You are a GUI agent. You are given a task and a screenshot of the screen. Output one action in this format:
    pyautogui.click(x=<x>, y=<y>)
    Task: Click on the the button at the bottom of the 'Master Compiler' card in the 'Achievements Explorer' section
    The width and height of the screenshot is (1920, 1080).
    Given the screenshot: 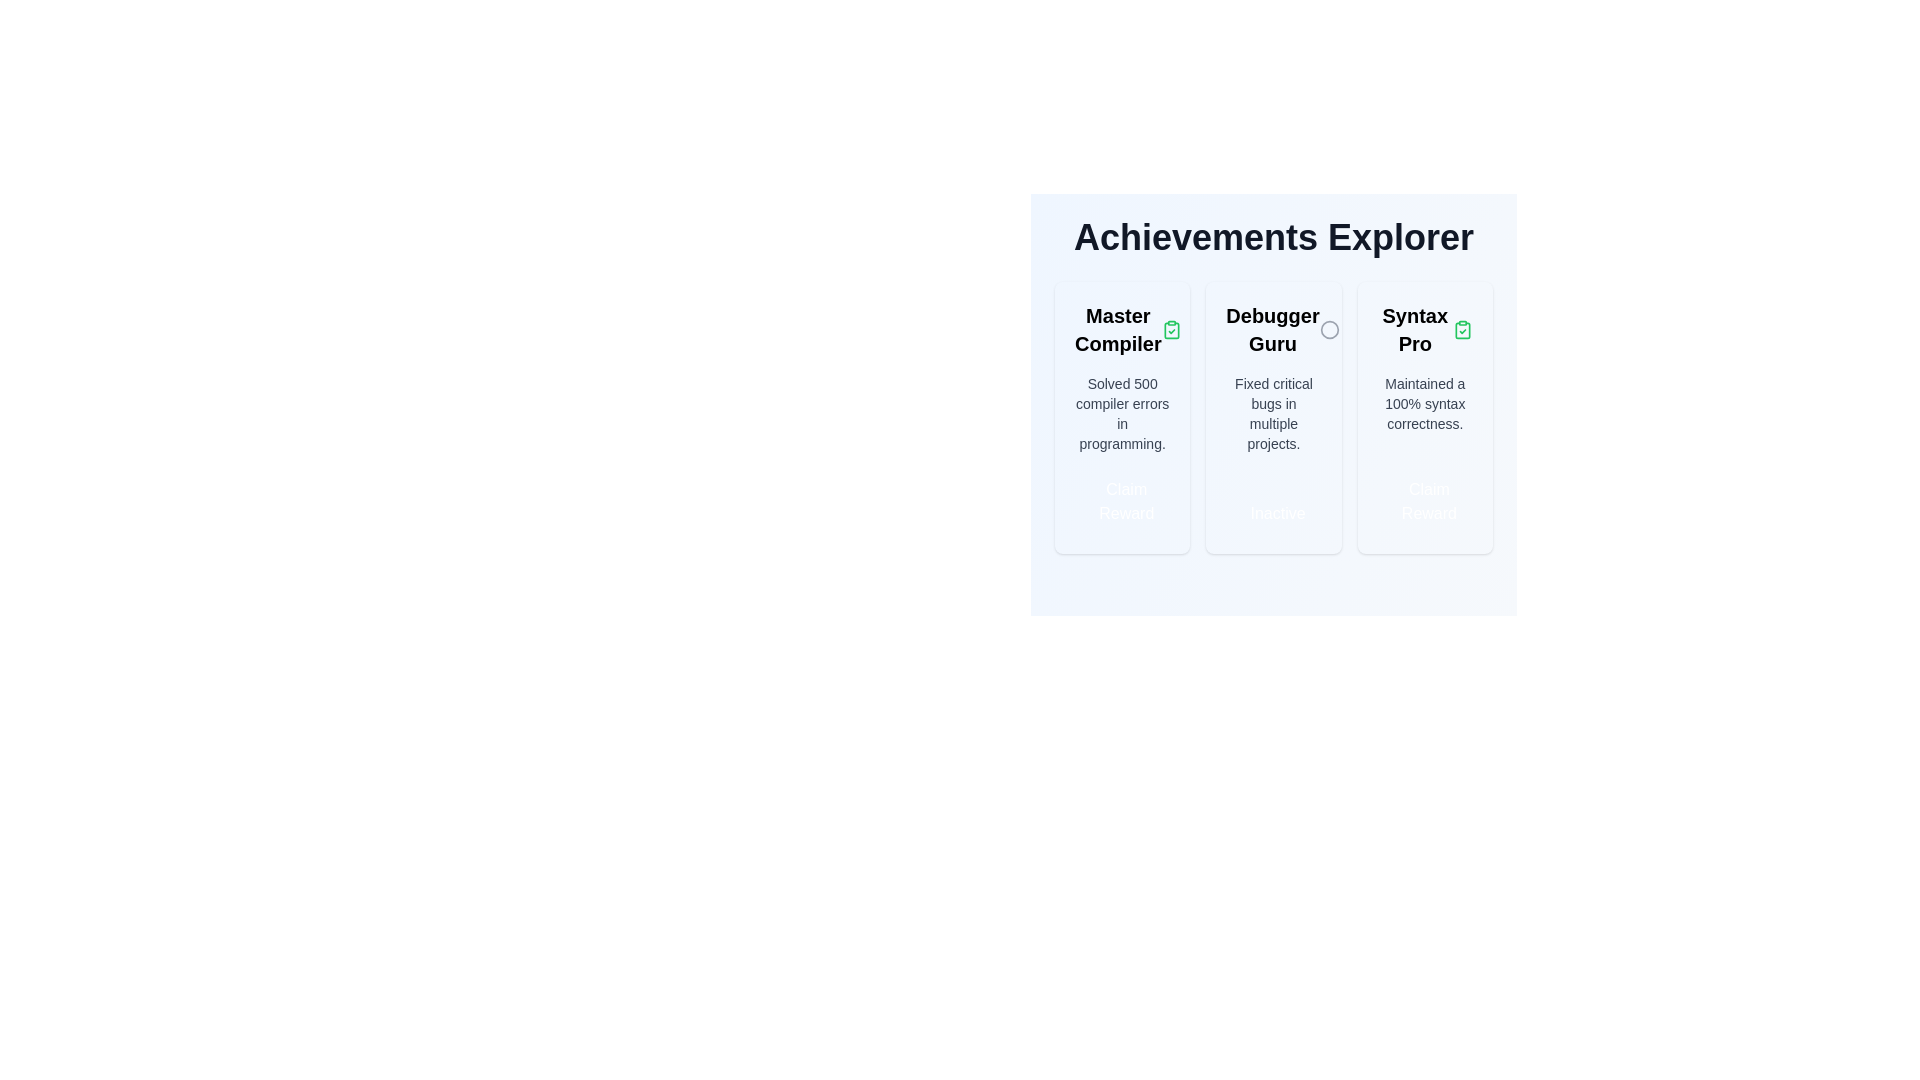 What is the action you would take?
    pyautogui.click(x=1122, y=500)
    